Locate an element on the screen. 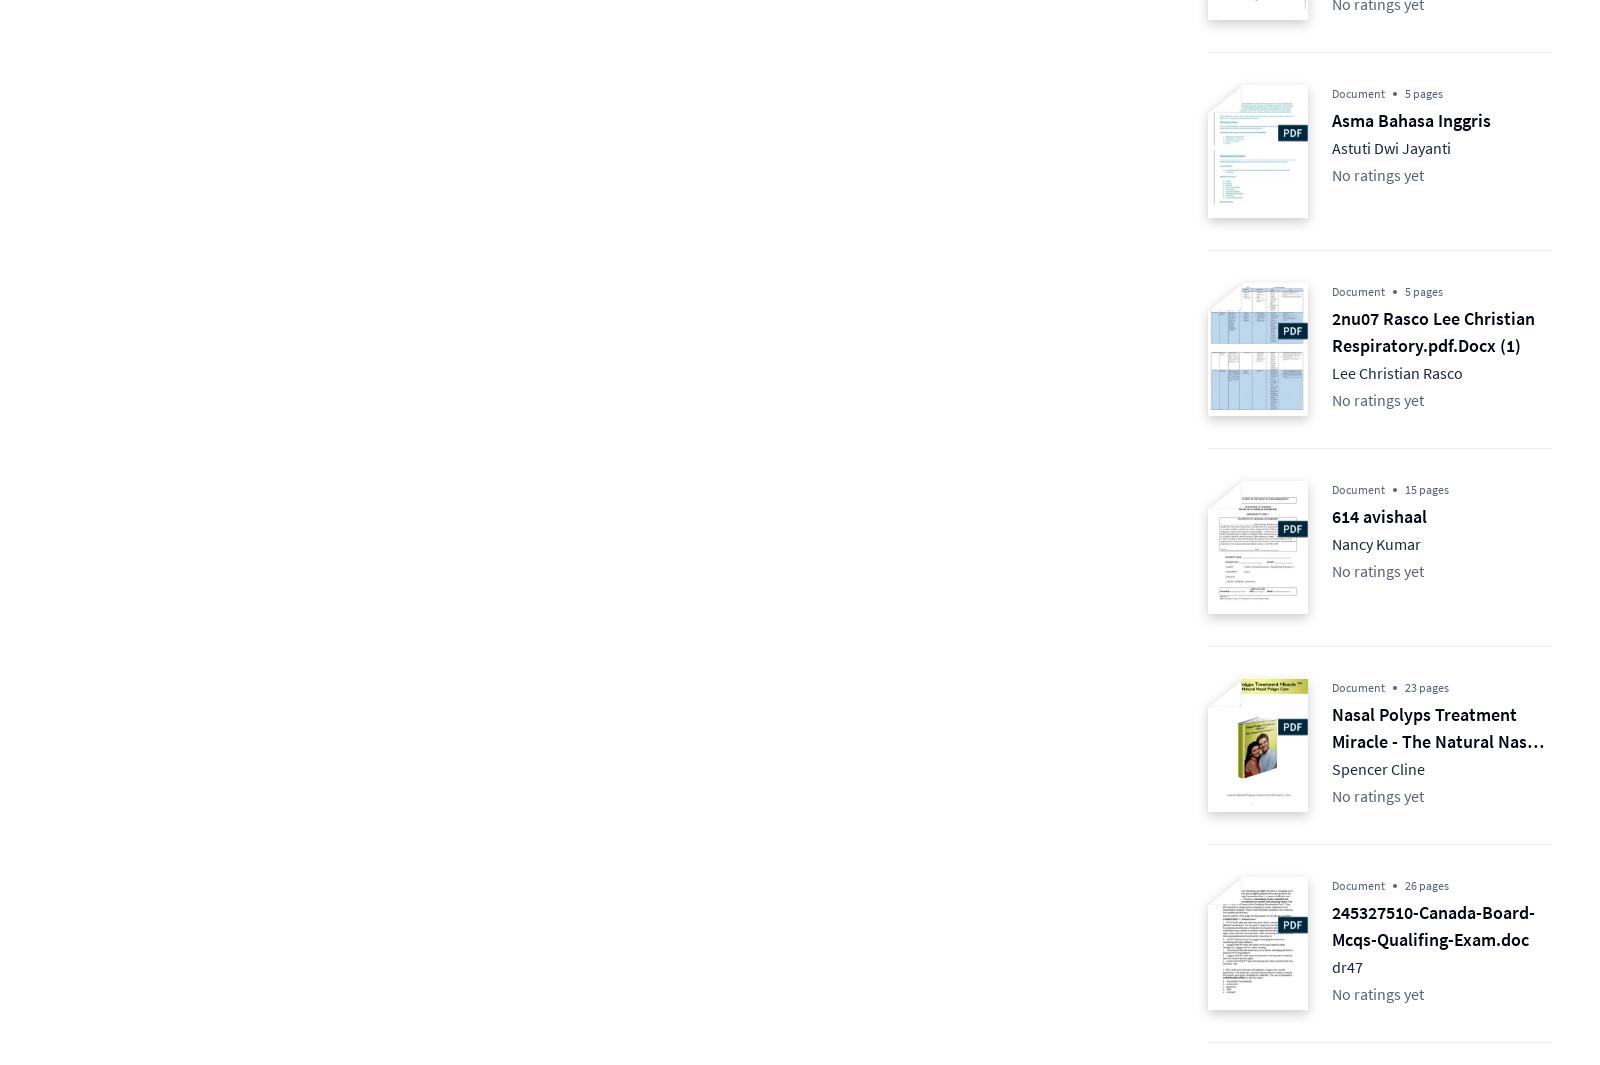  'Asma Bahasa Inggris' is located at coordinates (1411, 119).